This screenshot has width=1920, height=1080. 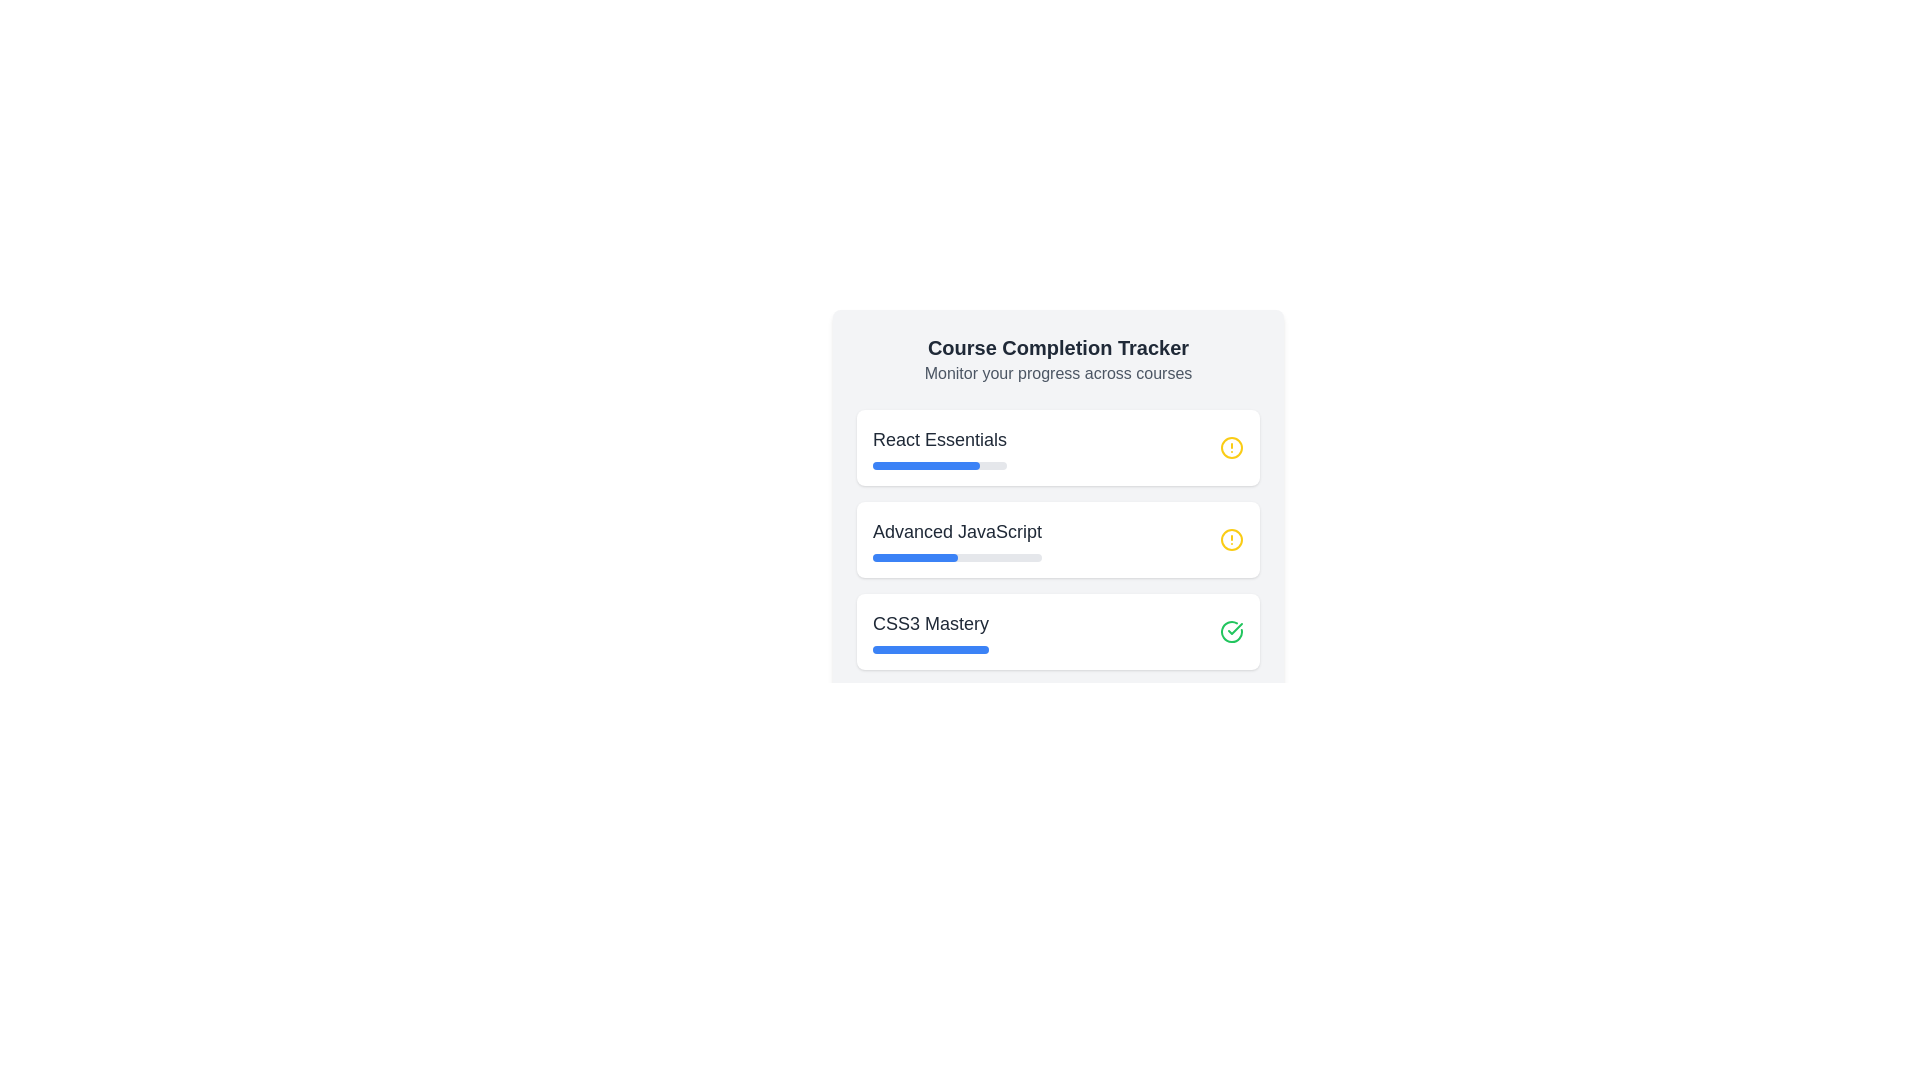 I want to click on text from the header and subtitle element that provides context about the course completion tracking functionality, so click(x=1057, y=358).